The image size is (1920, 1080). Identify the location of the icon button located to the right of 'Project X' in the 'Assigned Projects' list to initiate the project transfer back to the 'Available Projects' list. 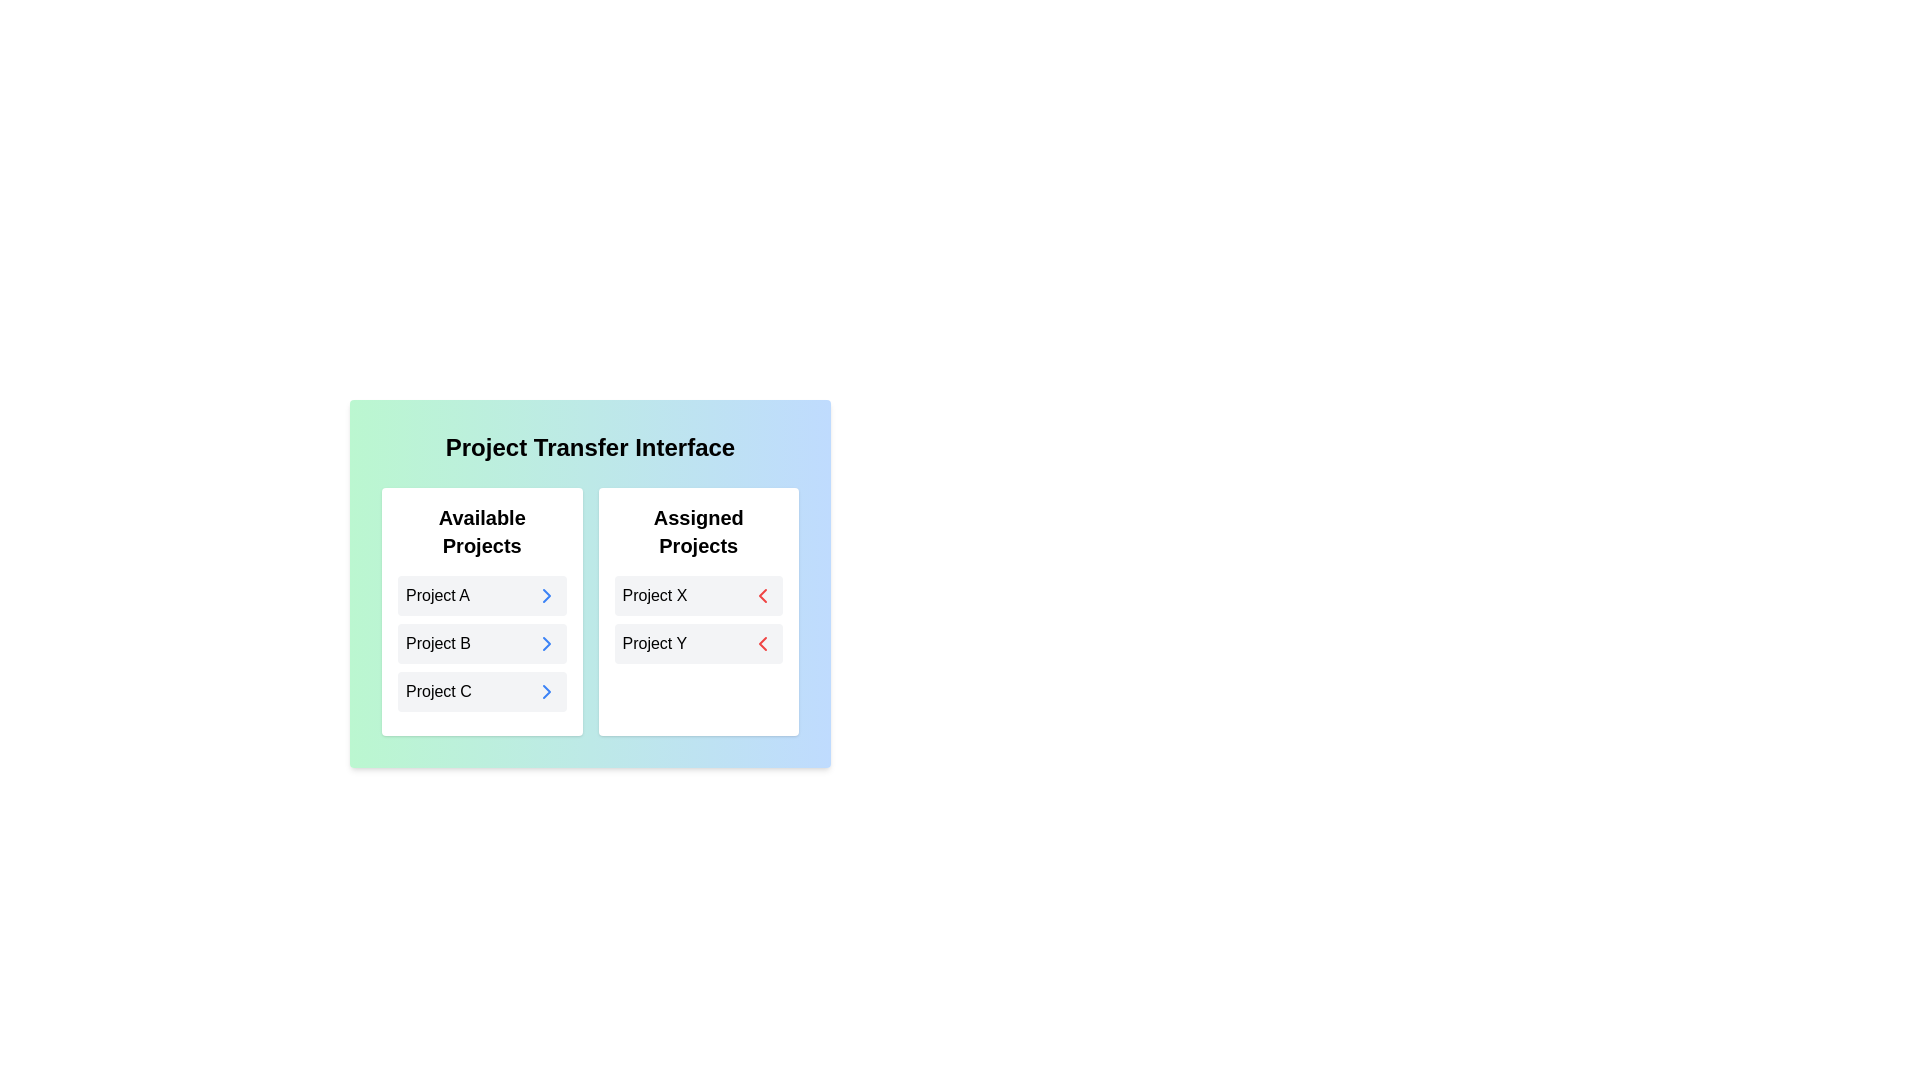
(762, 595).